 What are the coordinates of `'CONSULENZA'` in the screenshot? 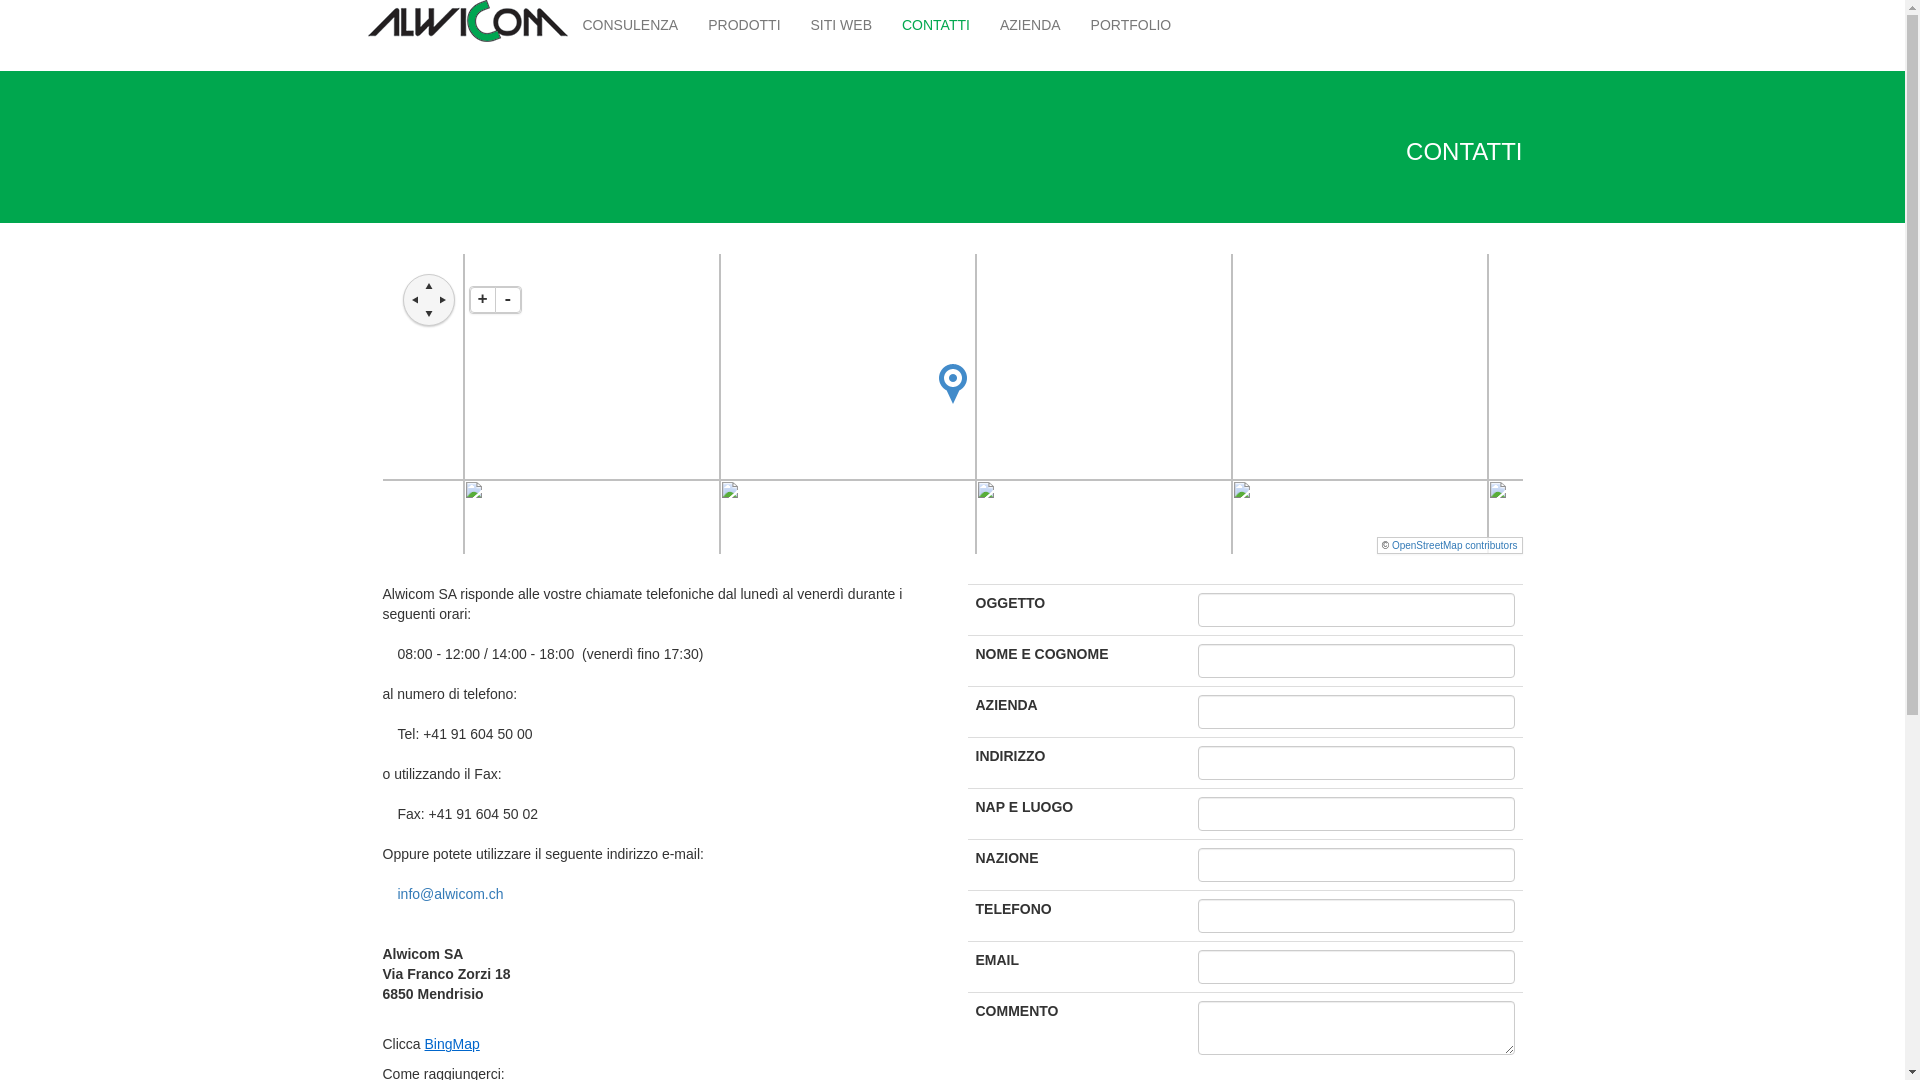 It's located at (629, 24).